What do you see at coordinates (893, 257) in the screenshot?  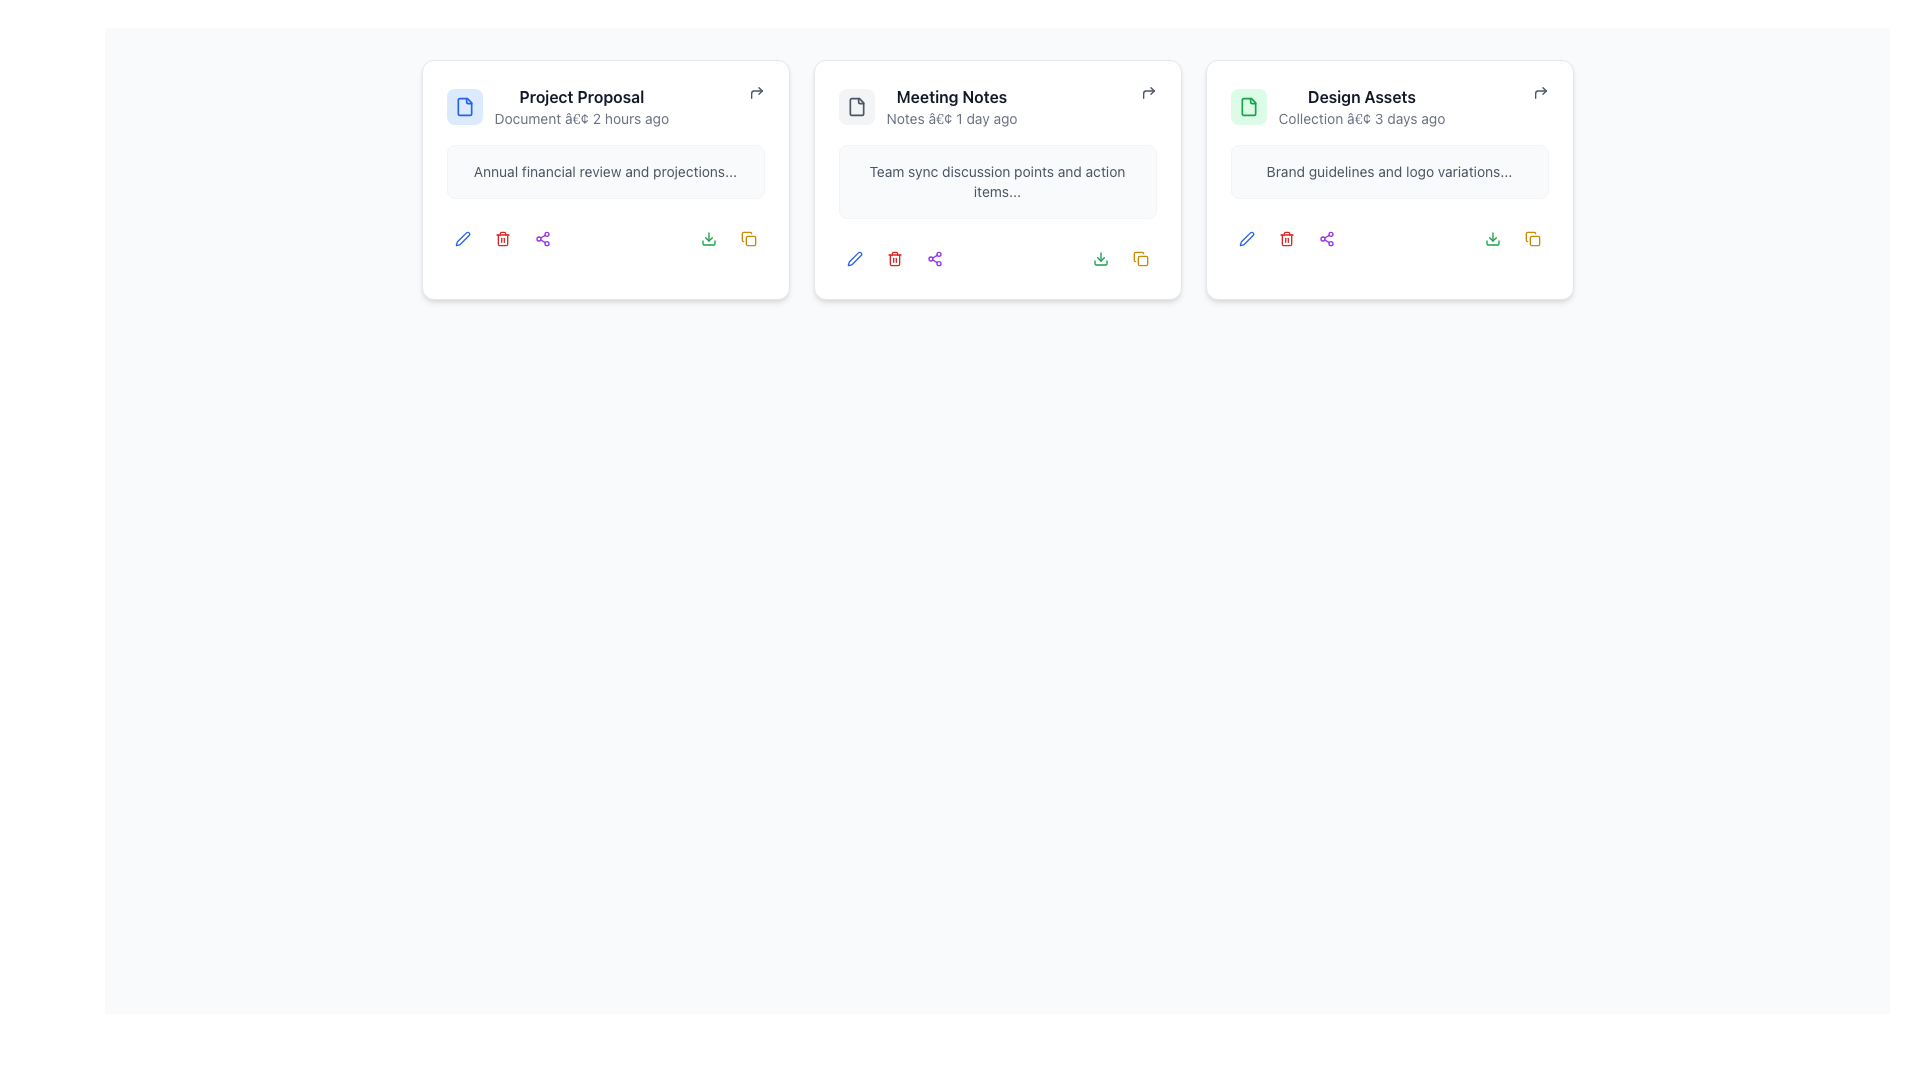 I see `the delete action button for 'Meeting Notes', which is the second icon from the left in the row of icons located centrally below the card's header` at bounding box center [893, 257].